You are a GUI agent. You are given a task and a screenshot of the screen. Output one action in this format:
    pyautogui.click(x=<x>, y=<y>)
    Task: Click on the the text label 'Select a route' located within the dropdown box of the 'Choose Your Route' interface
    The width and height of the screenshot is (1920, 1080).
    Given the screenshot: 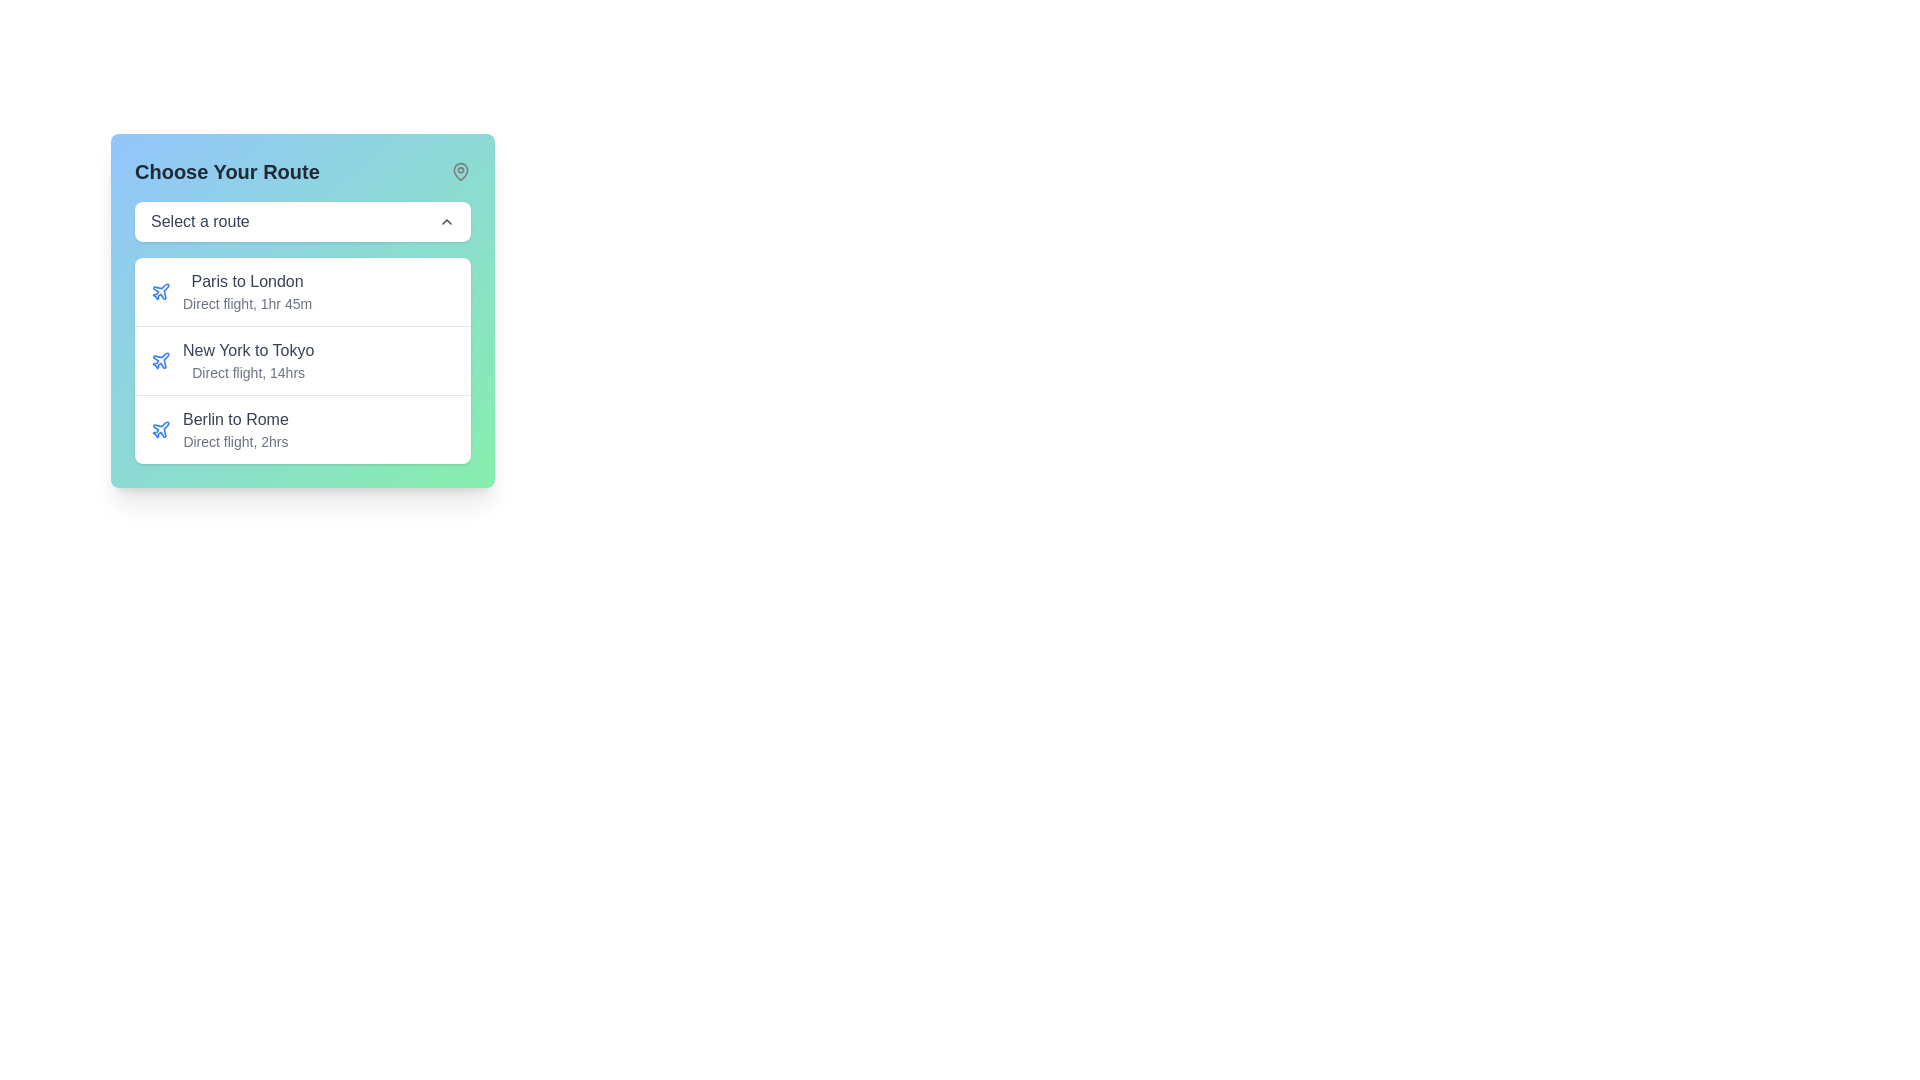 What is the action you would take?
    pyautogui.click(x=200, y=222)
    